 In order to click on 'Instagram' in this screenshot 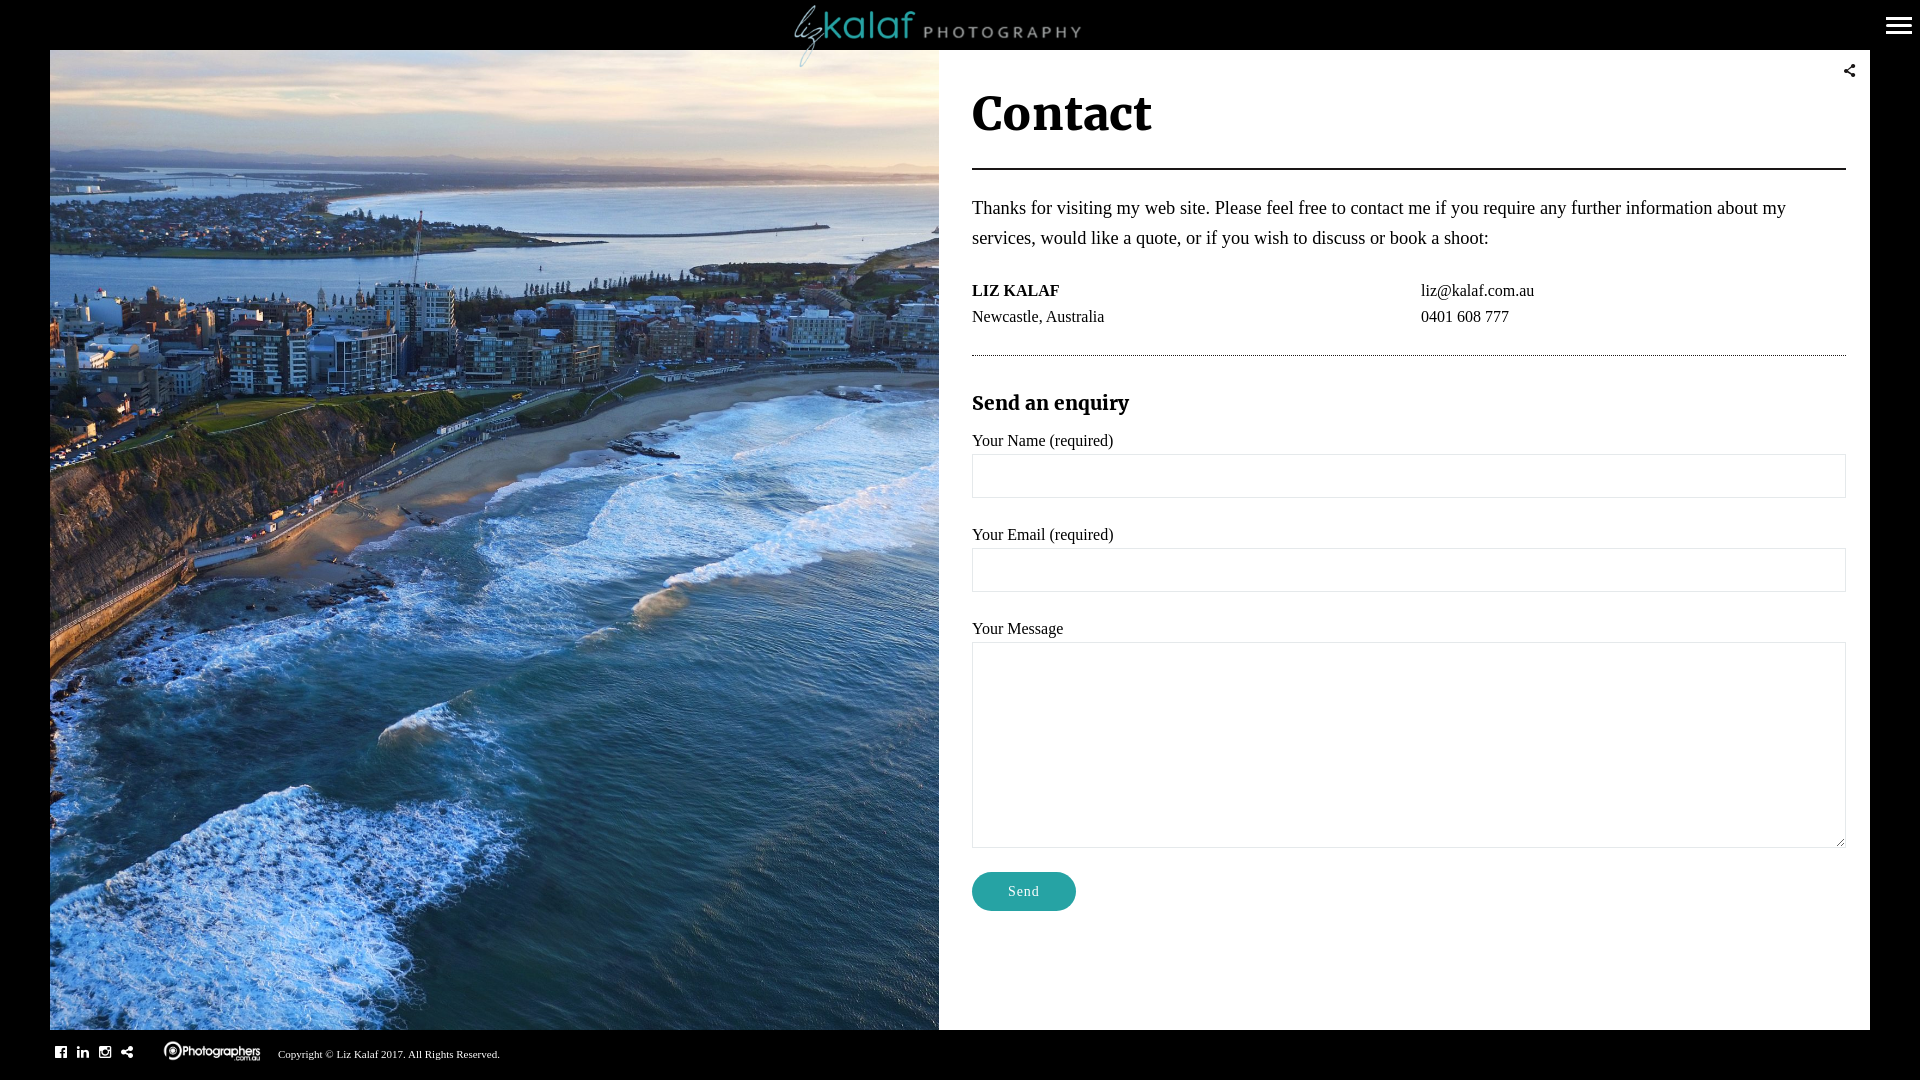, I will do `click(104, 1051)`.